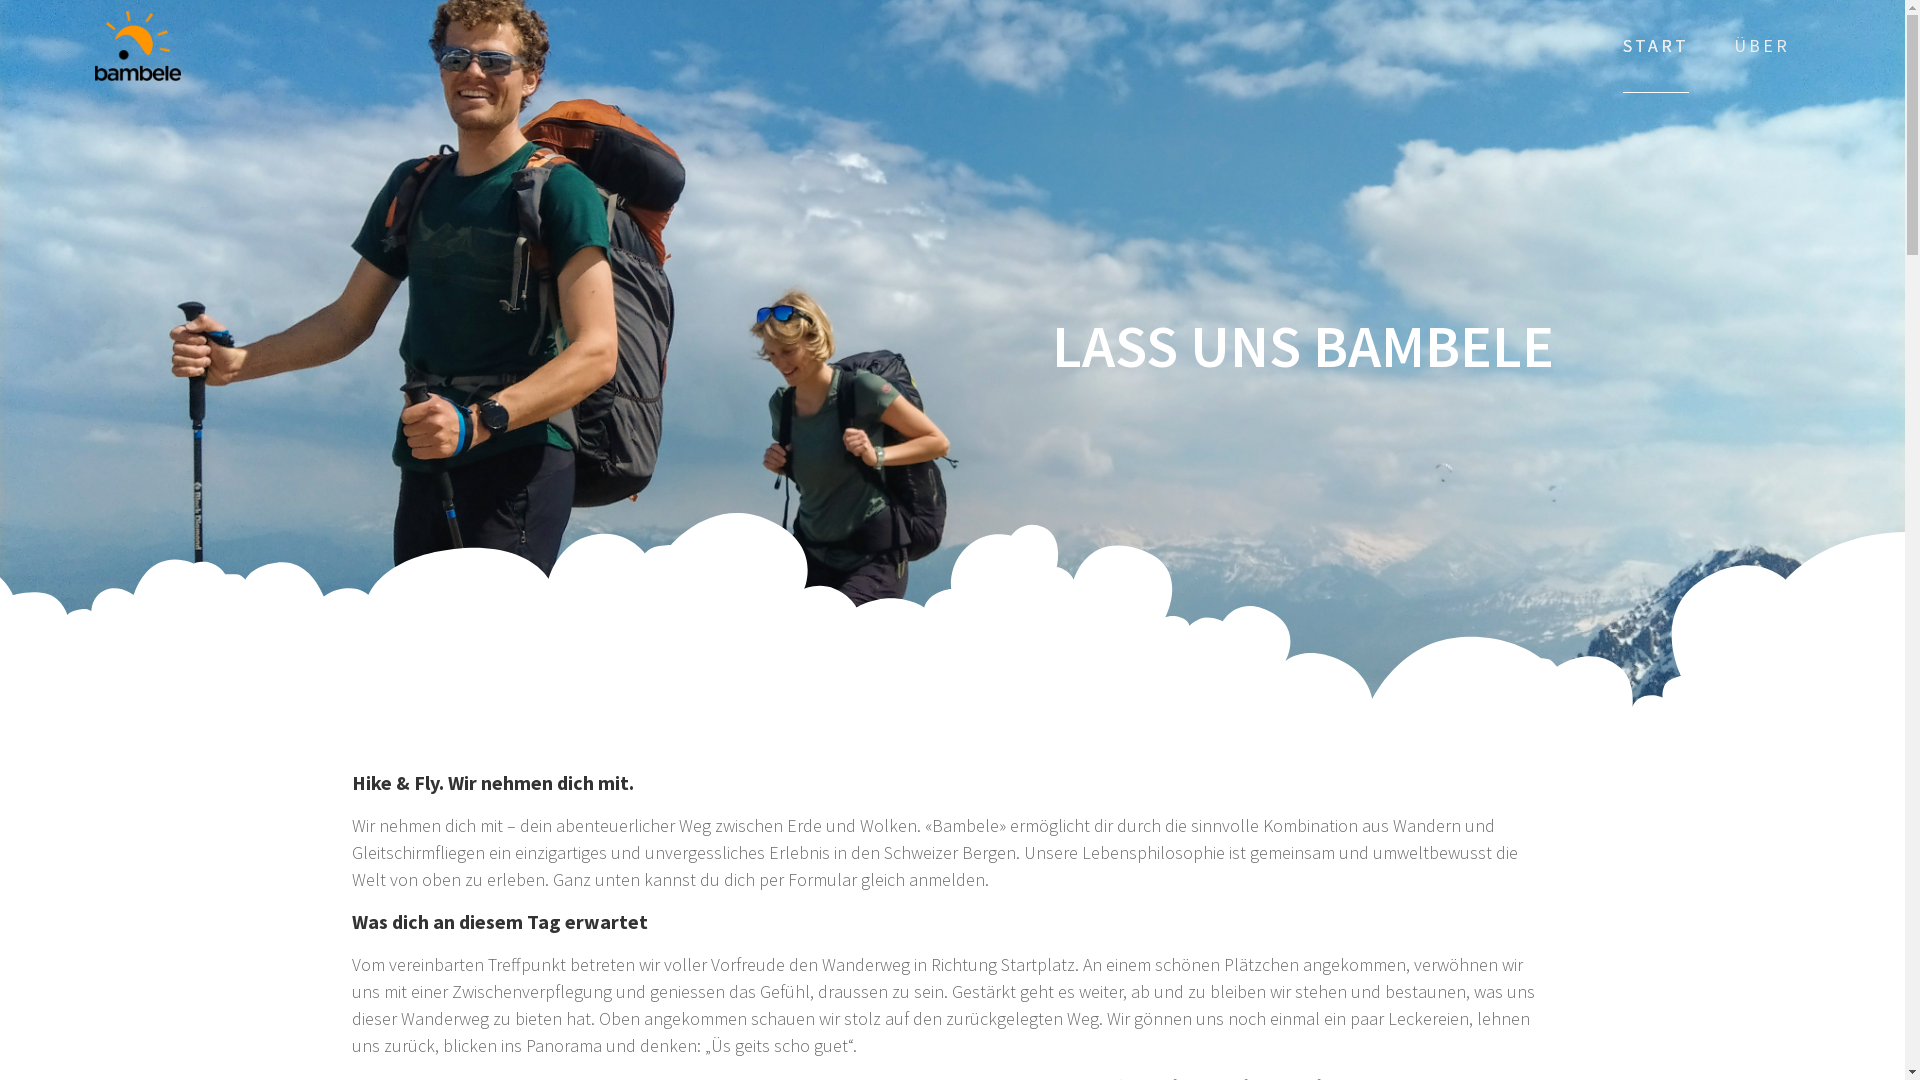 The height and width of the screenshot is (1080, 1920). I want to click on 'START', so click(1656, 45).